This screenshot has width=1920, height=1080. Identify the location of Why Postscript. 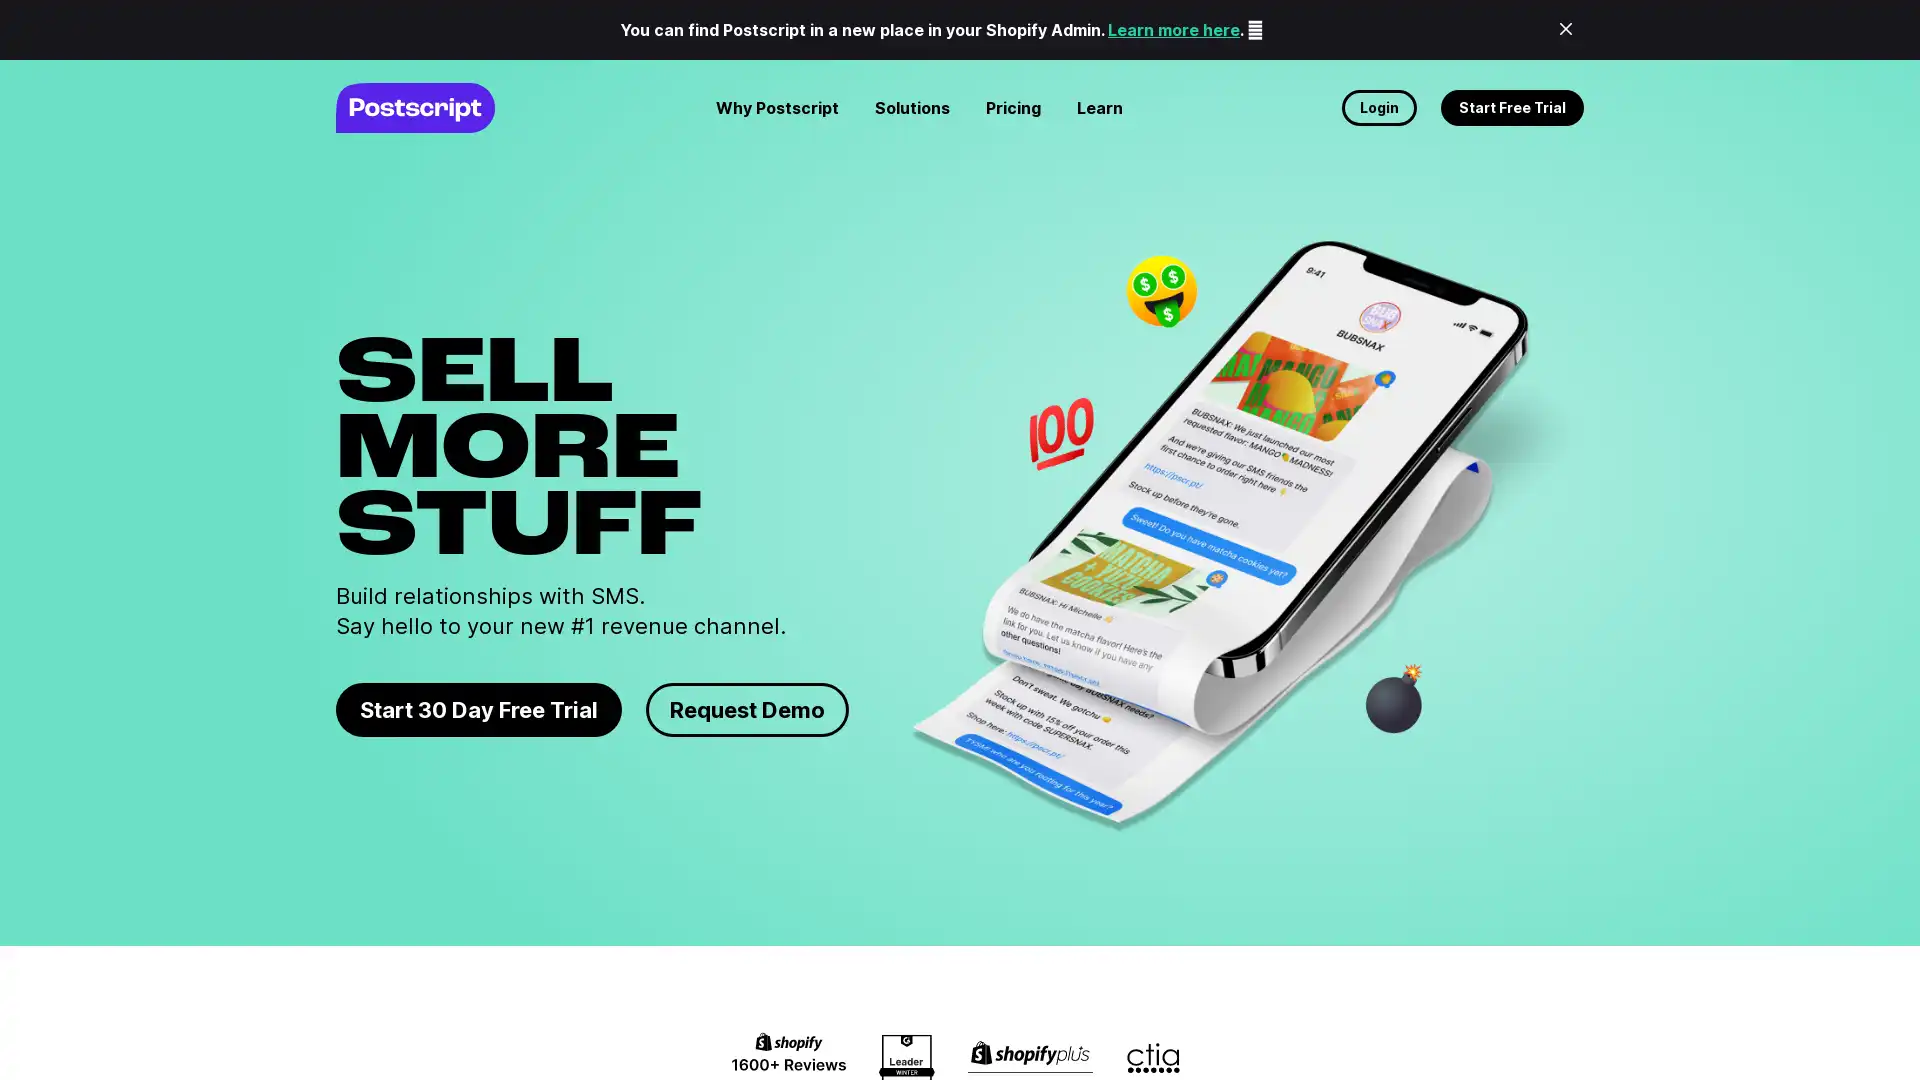
(775, 107).